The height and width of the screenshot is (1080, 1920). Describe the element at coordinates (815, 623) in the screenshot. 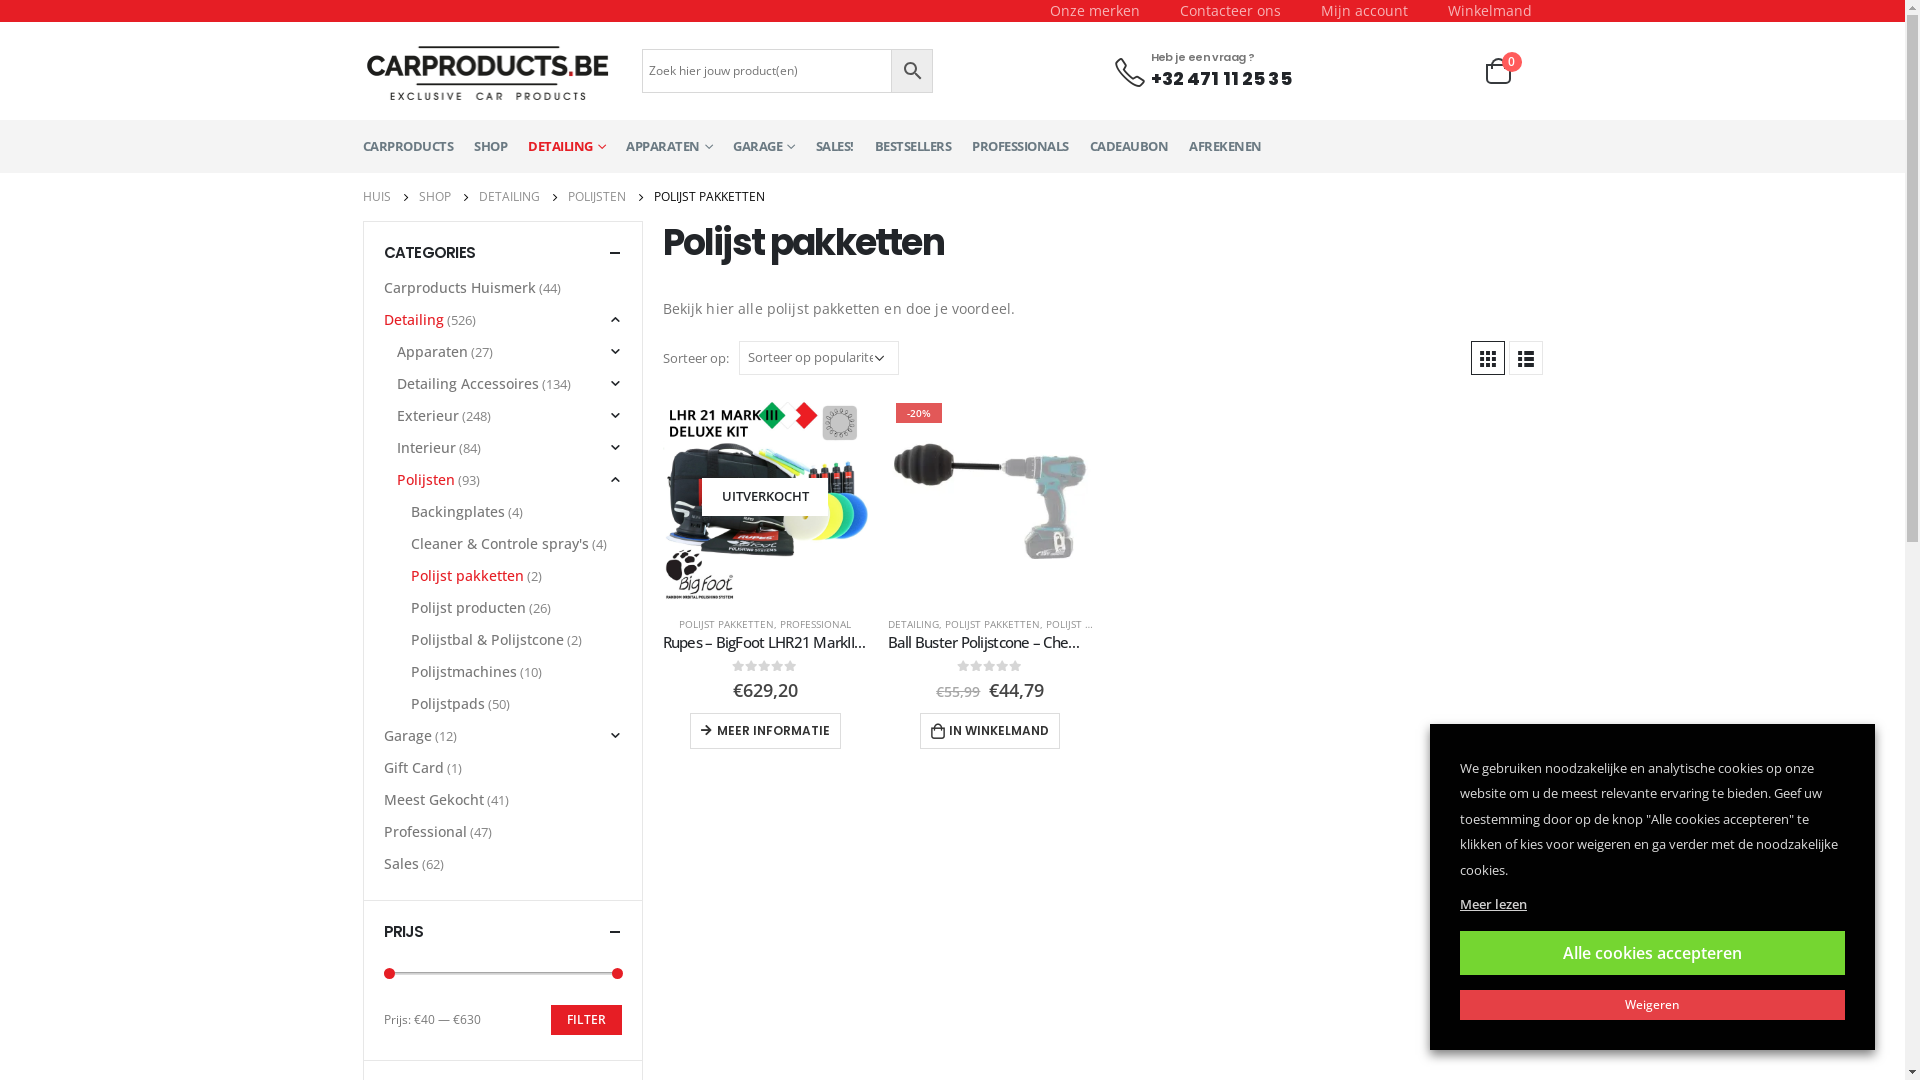

I see `'PROFESSIONAL'` at that location.